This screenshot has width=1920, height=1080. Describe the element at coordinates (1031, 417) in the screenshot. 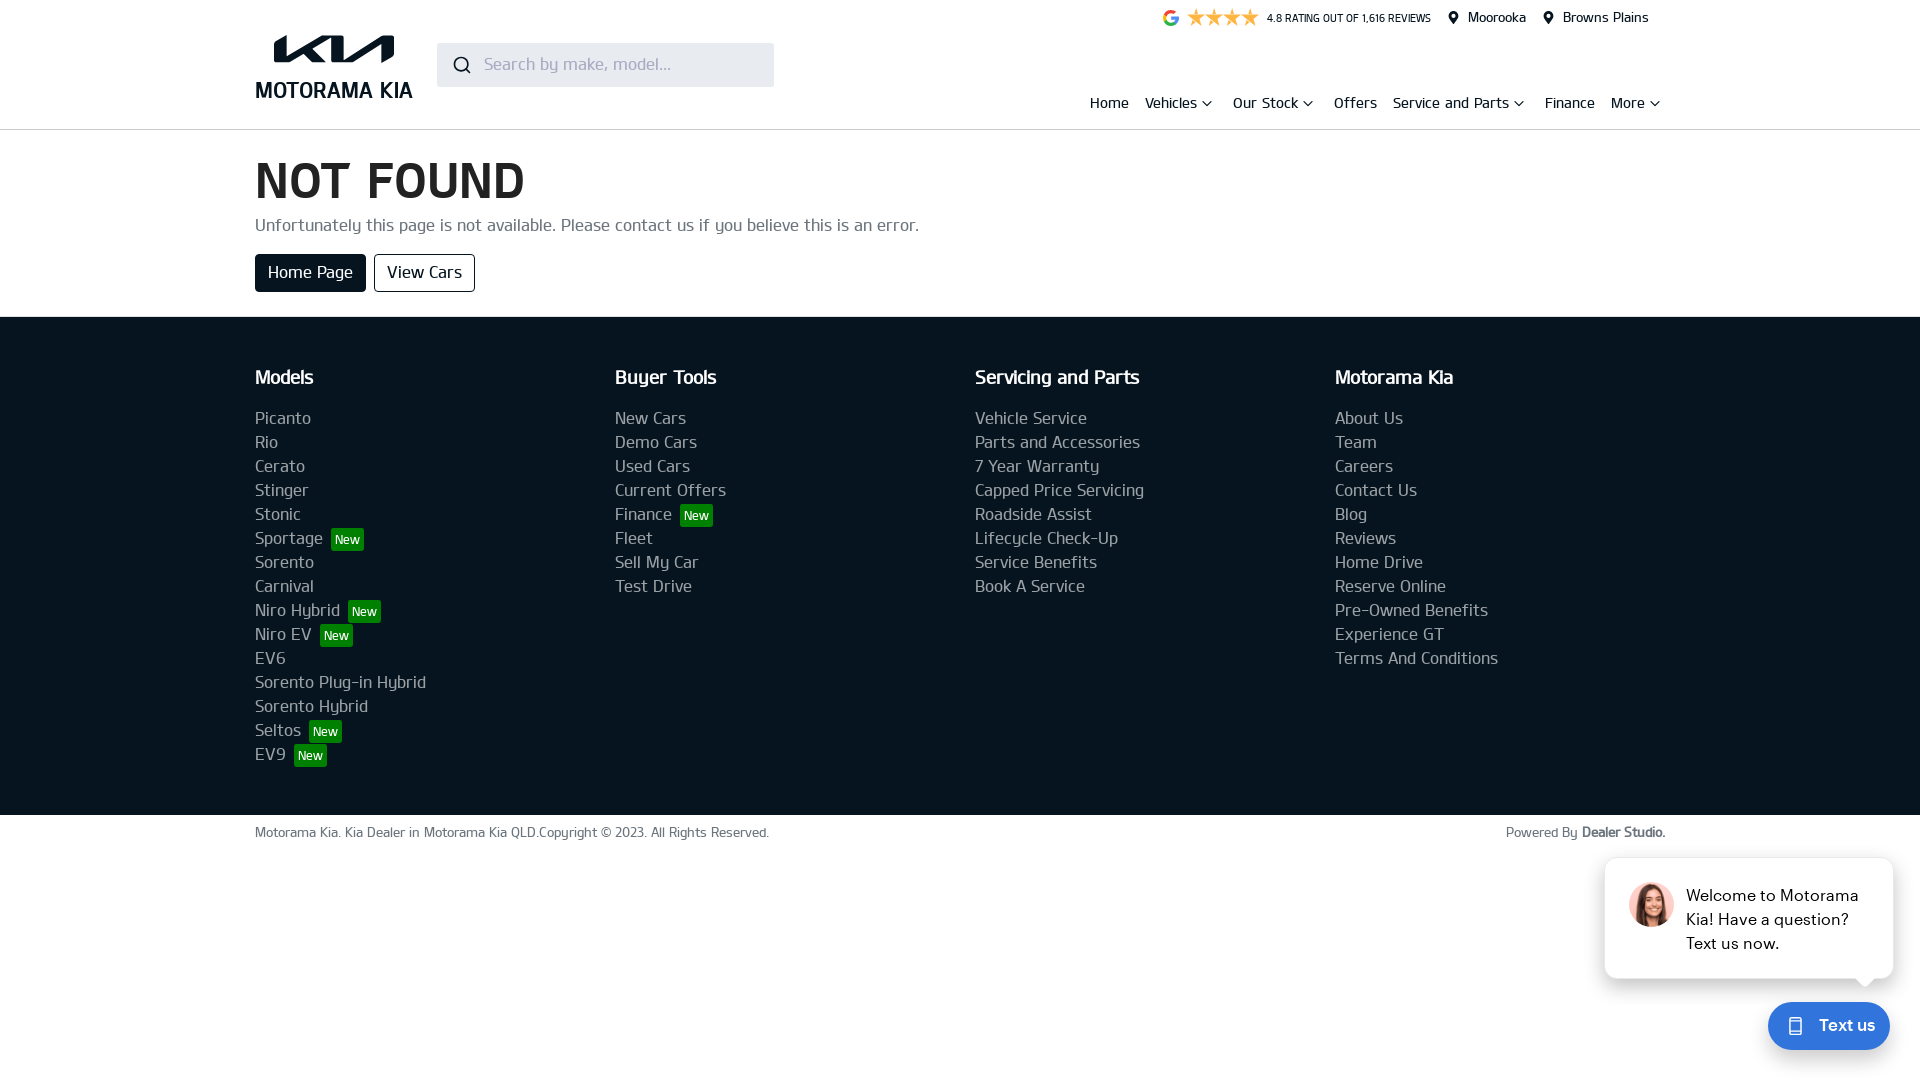

I see `'Vehicle Service'` at that location.